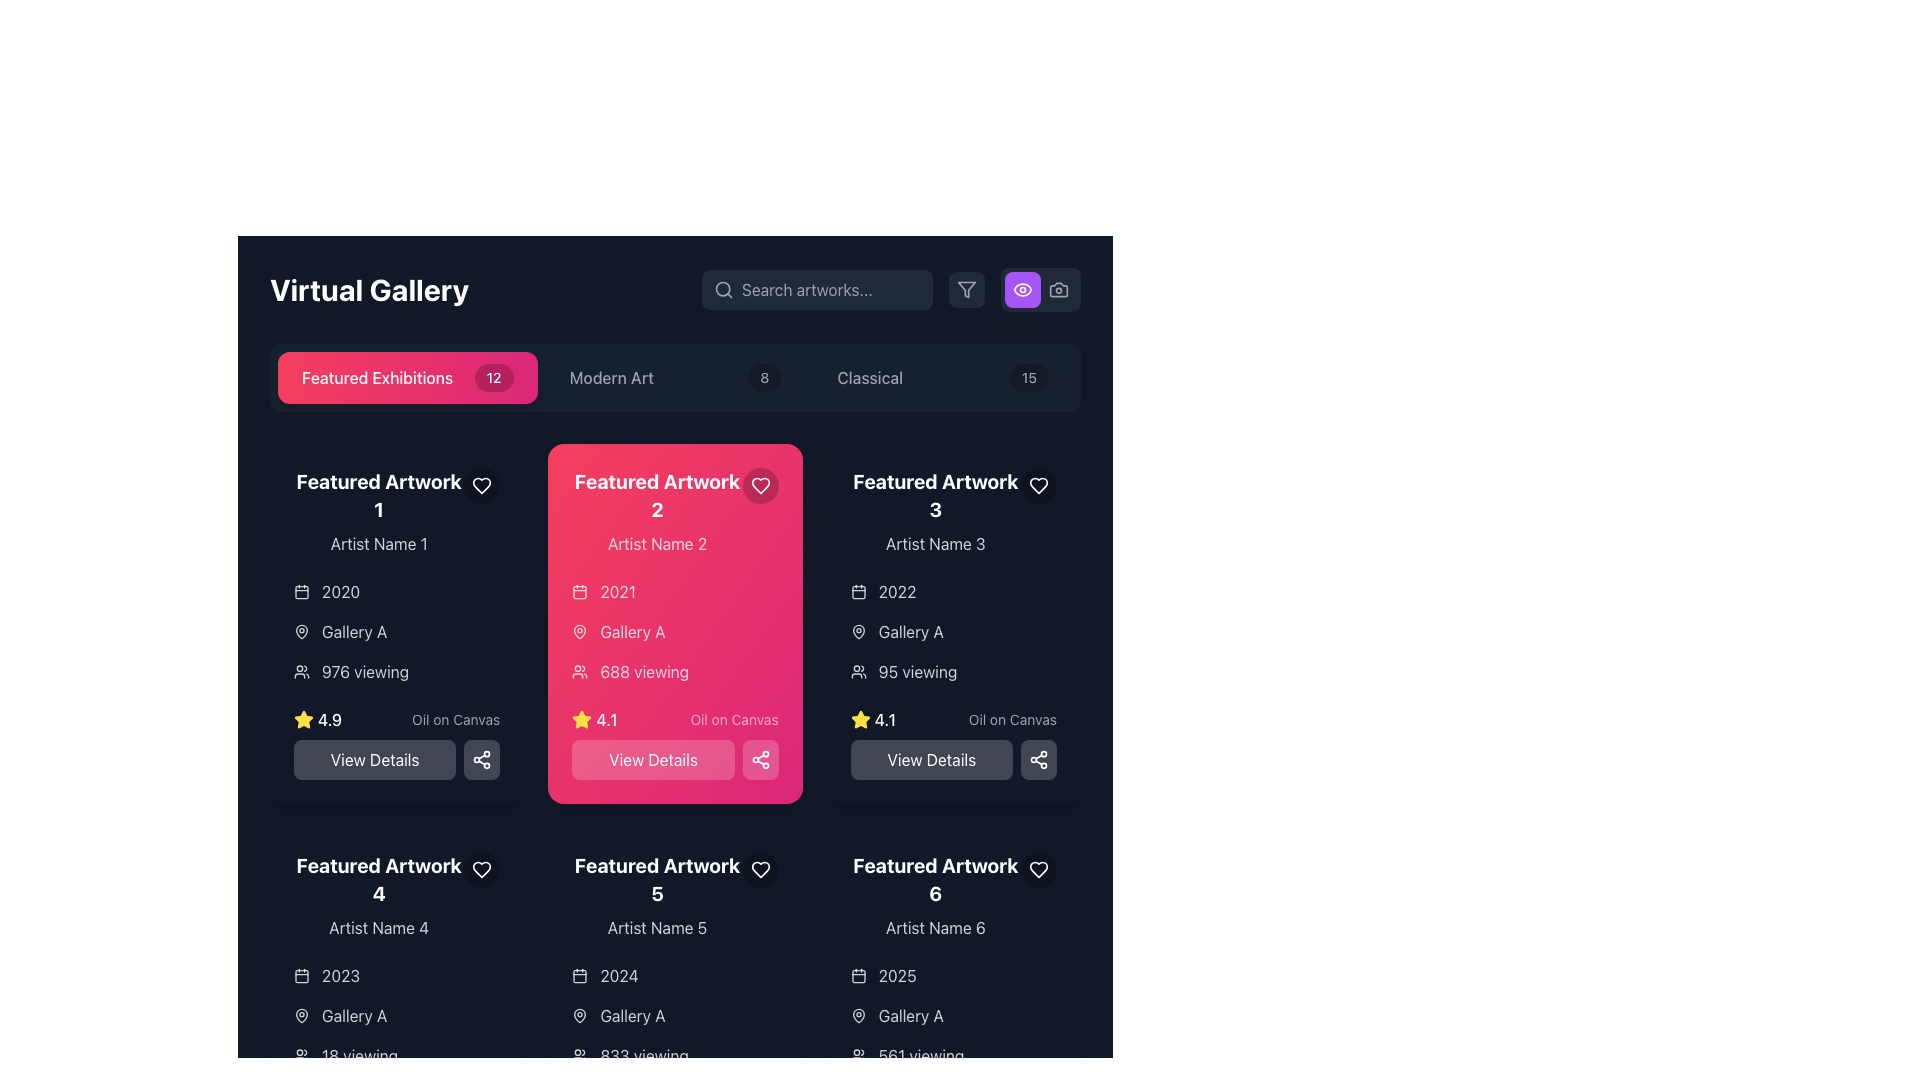  I want to click on the 'Modern Art' text label in the navigation bar, which is styled with white text against a dark background and is the second element among its siblings, so click(610, 378).